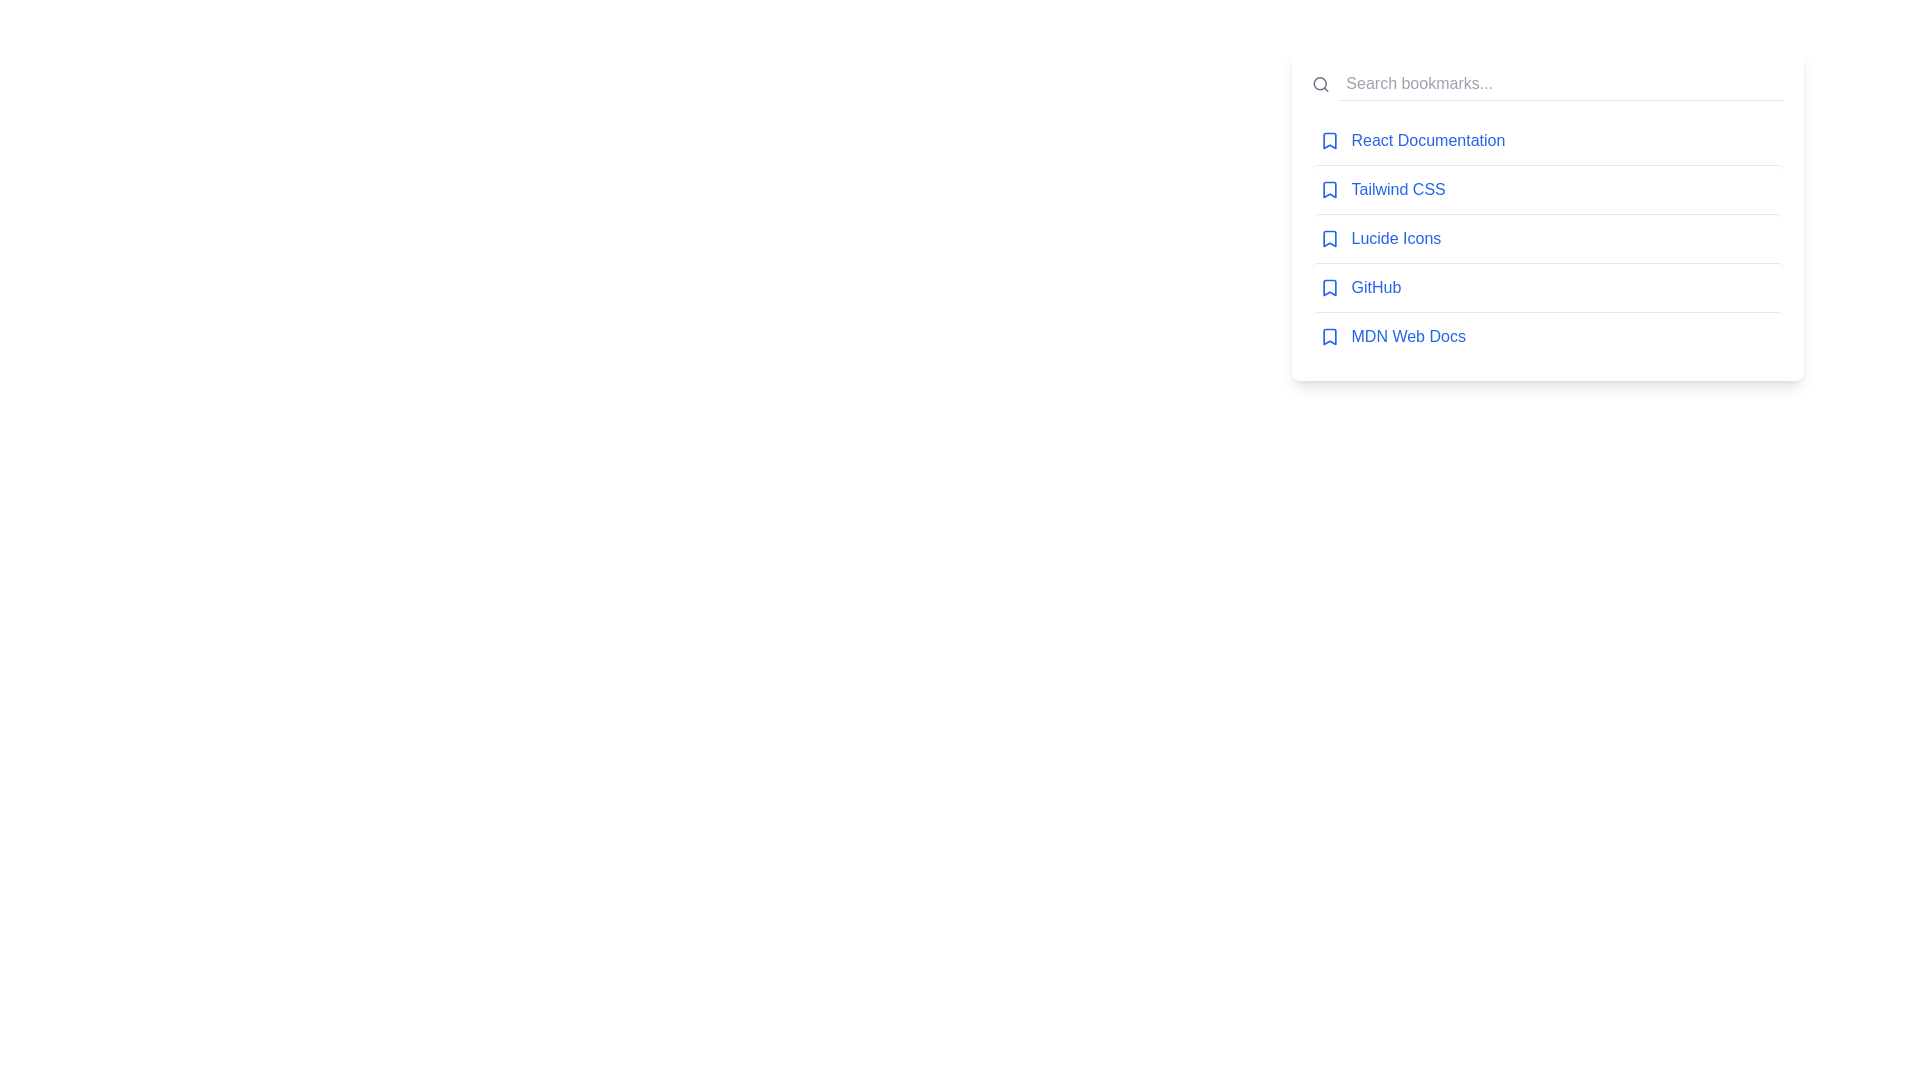 Image resolution: width=1920 pixels, height=1080 pixels. Describe the element at coordinates (1375, 287) in the screenshot. I see `the bookmark link for GitHub to navigate to the respective page` at that location.